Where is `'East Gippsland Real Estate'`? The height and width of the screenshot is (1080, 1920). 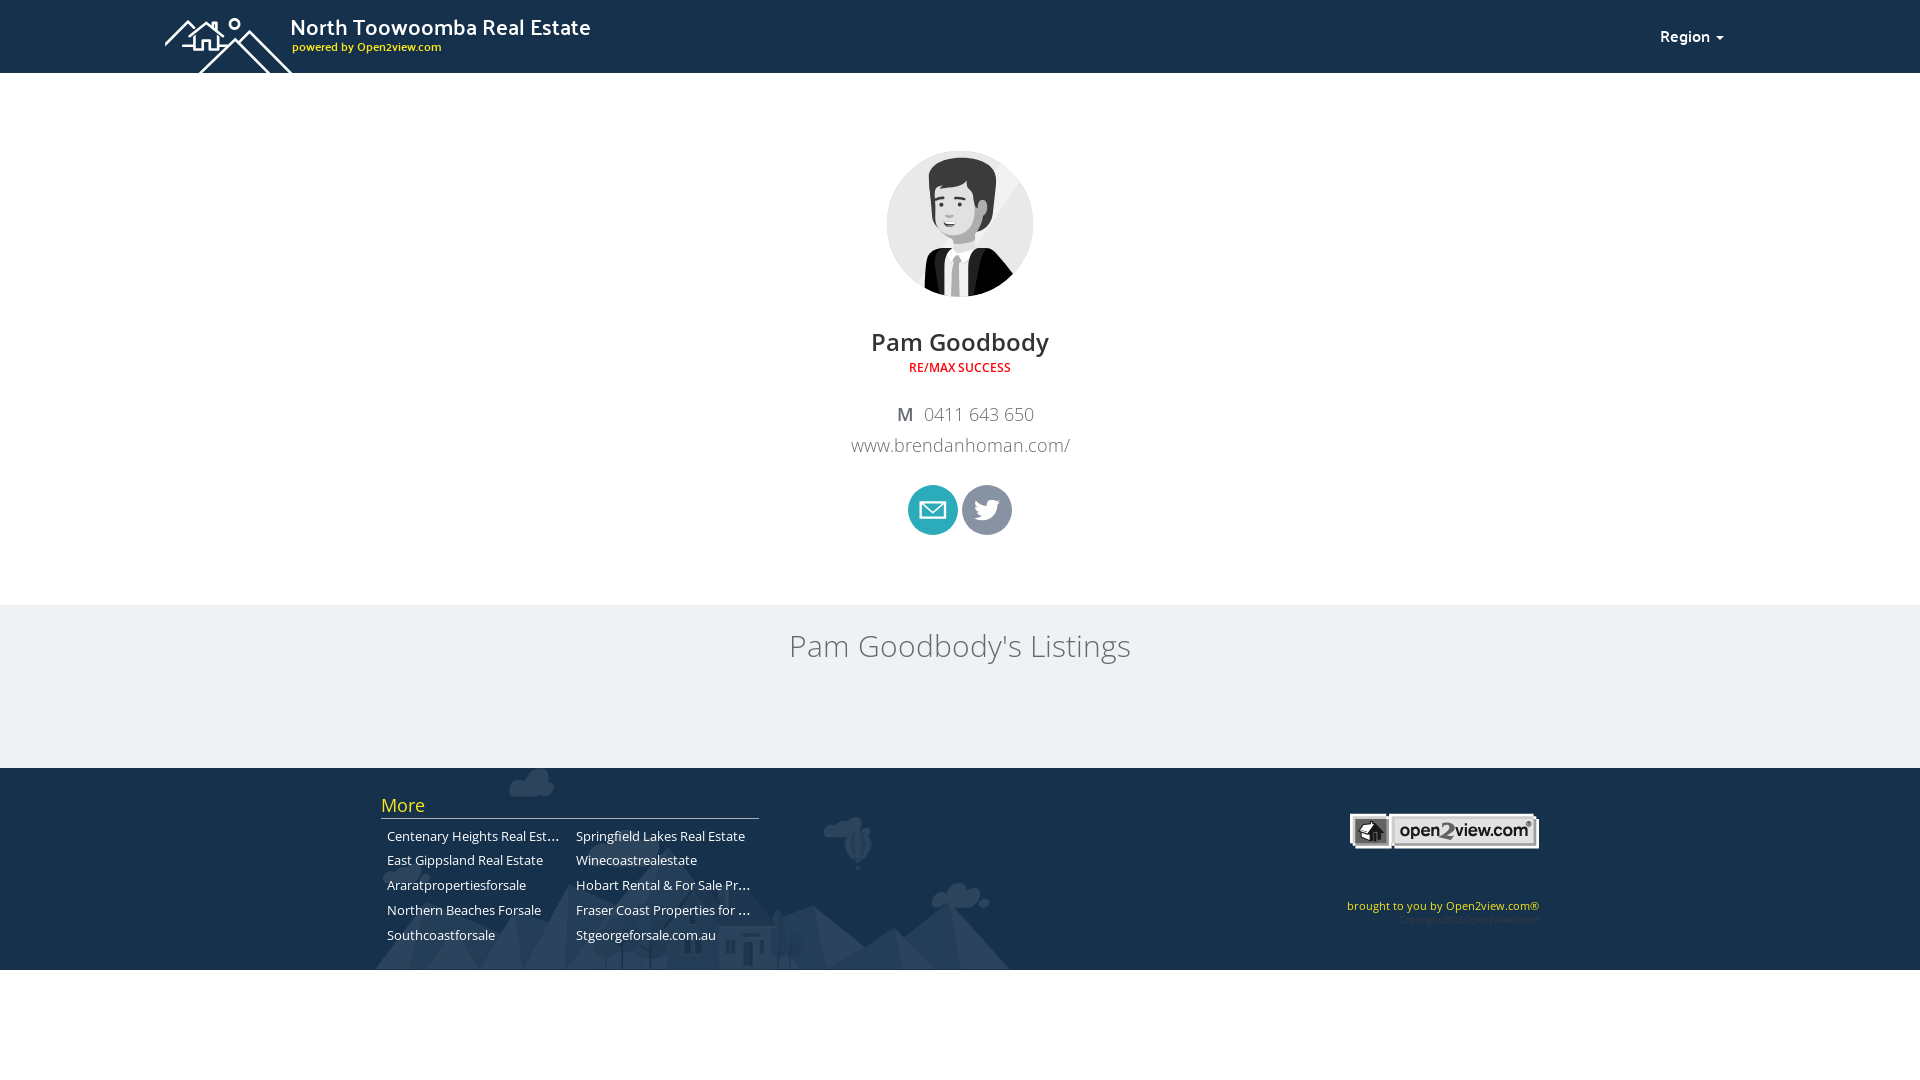 'East Gippsland Real Estate' is located at coordinates (464, 859).